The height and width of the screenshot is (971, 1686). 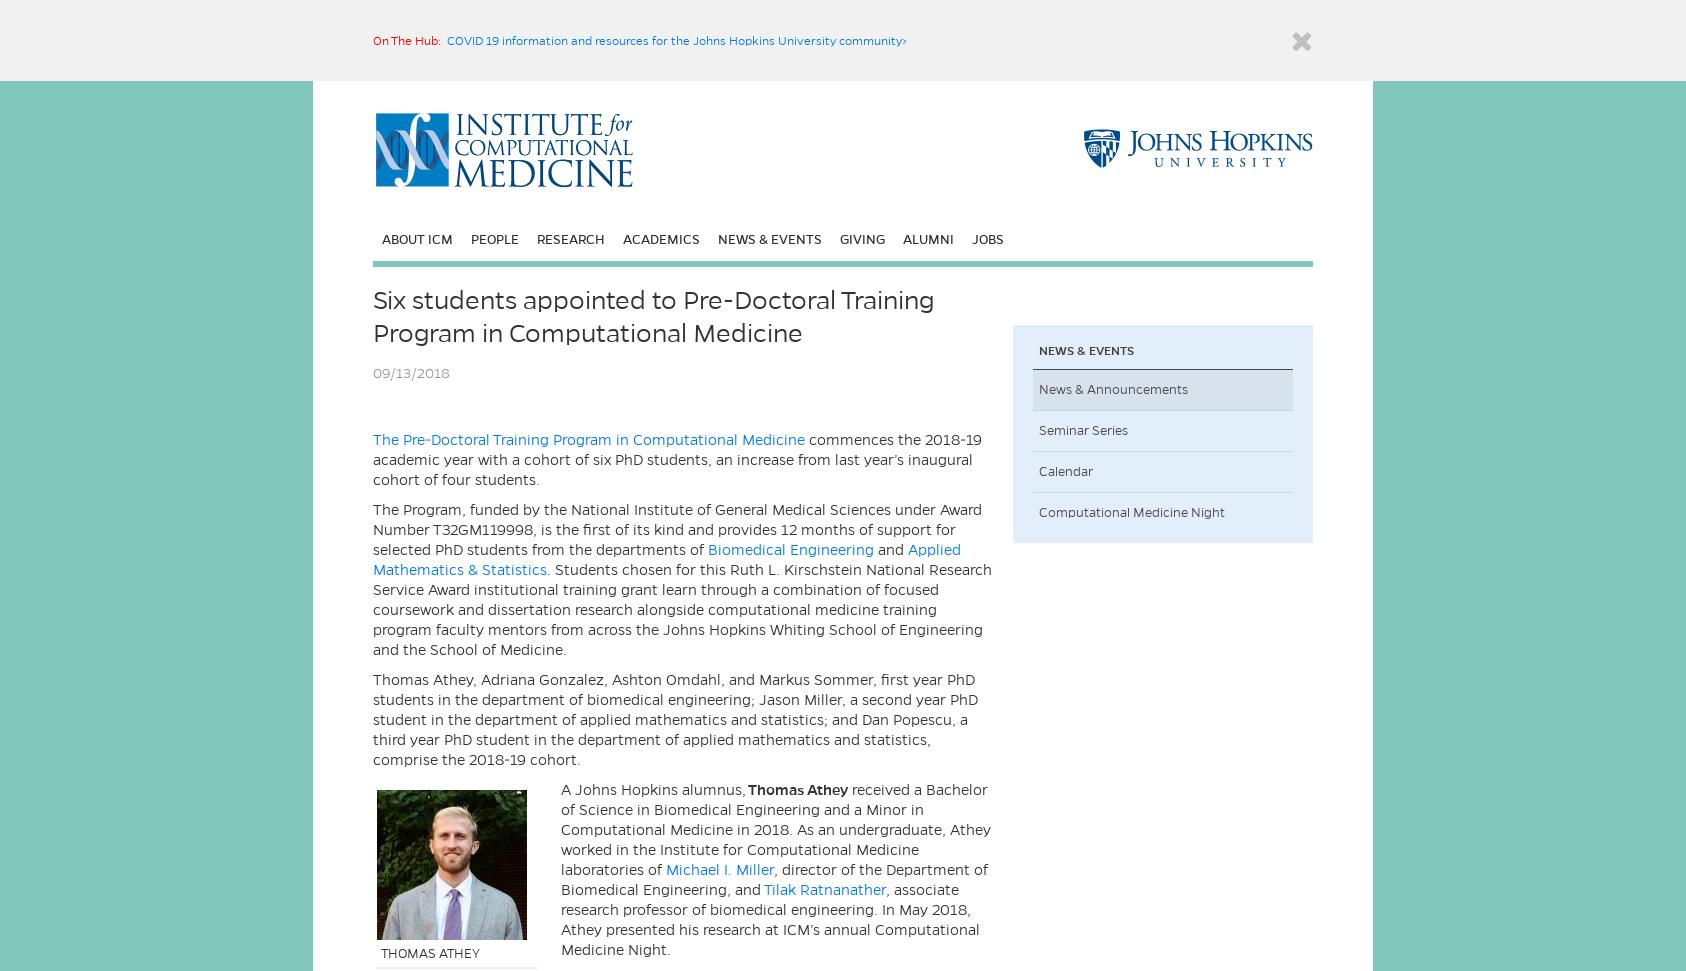 What do you see at coordinates (536, 238) in the screenshot?
I see `'Research'` at bounding box center [536, 238].